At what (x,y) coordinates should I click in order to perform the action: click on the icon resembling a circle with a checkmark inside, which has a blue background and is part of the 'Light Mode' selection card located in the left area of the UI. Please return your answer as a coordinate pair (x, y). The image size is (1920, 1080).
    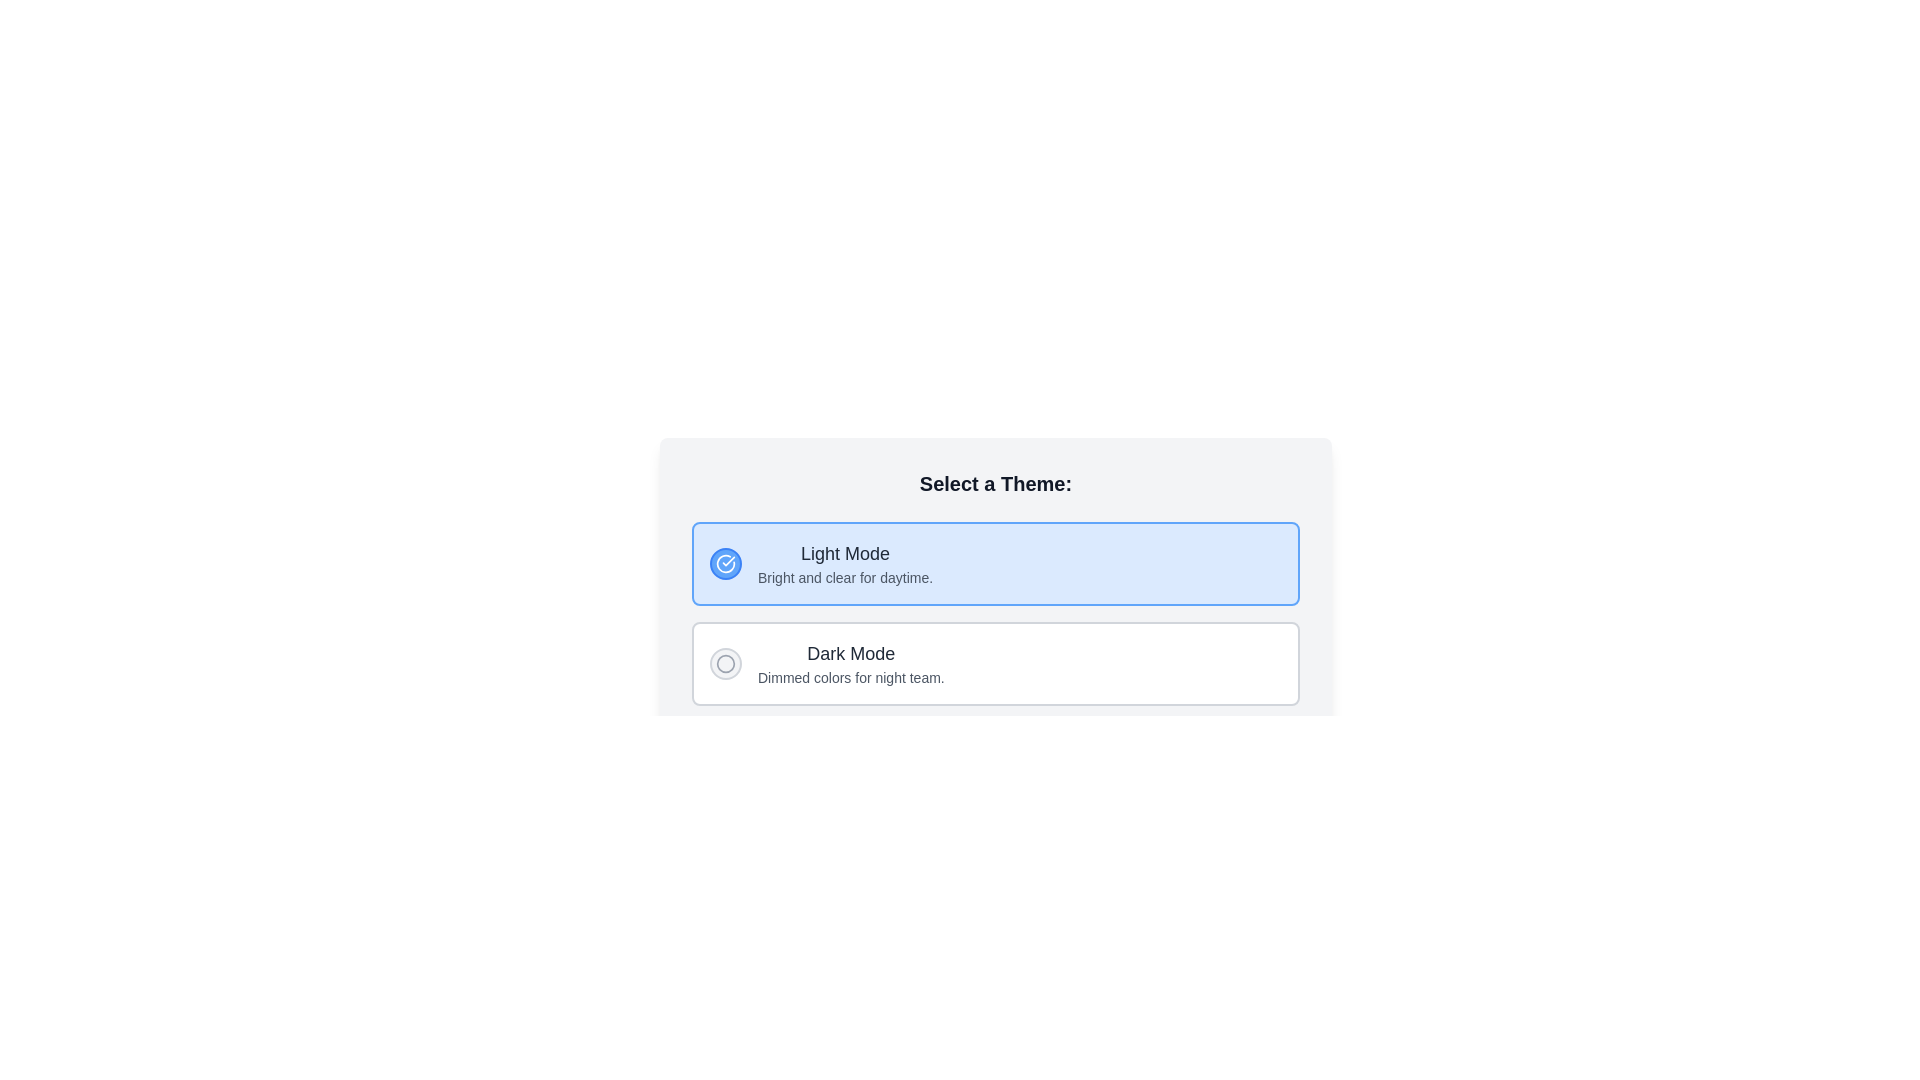
    Looking at the image, I should click on (724, 563).